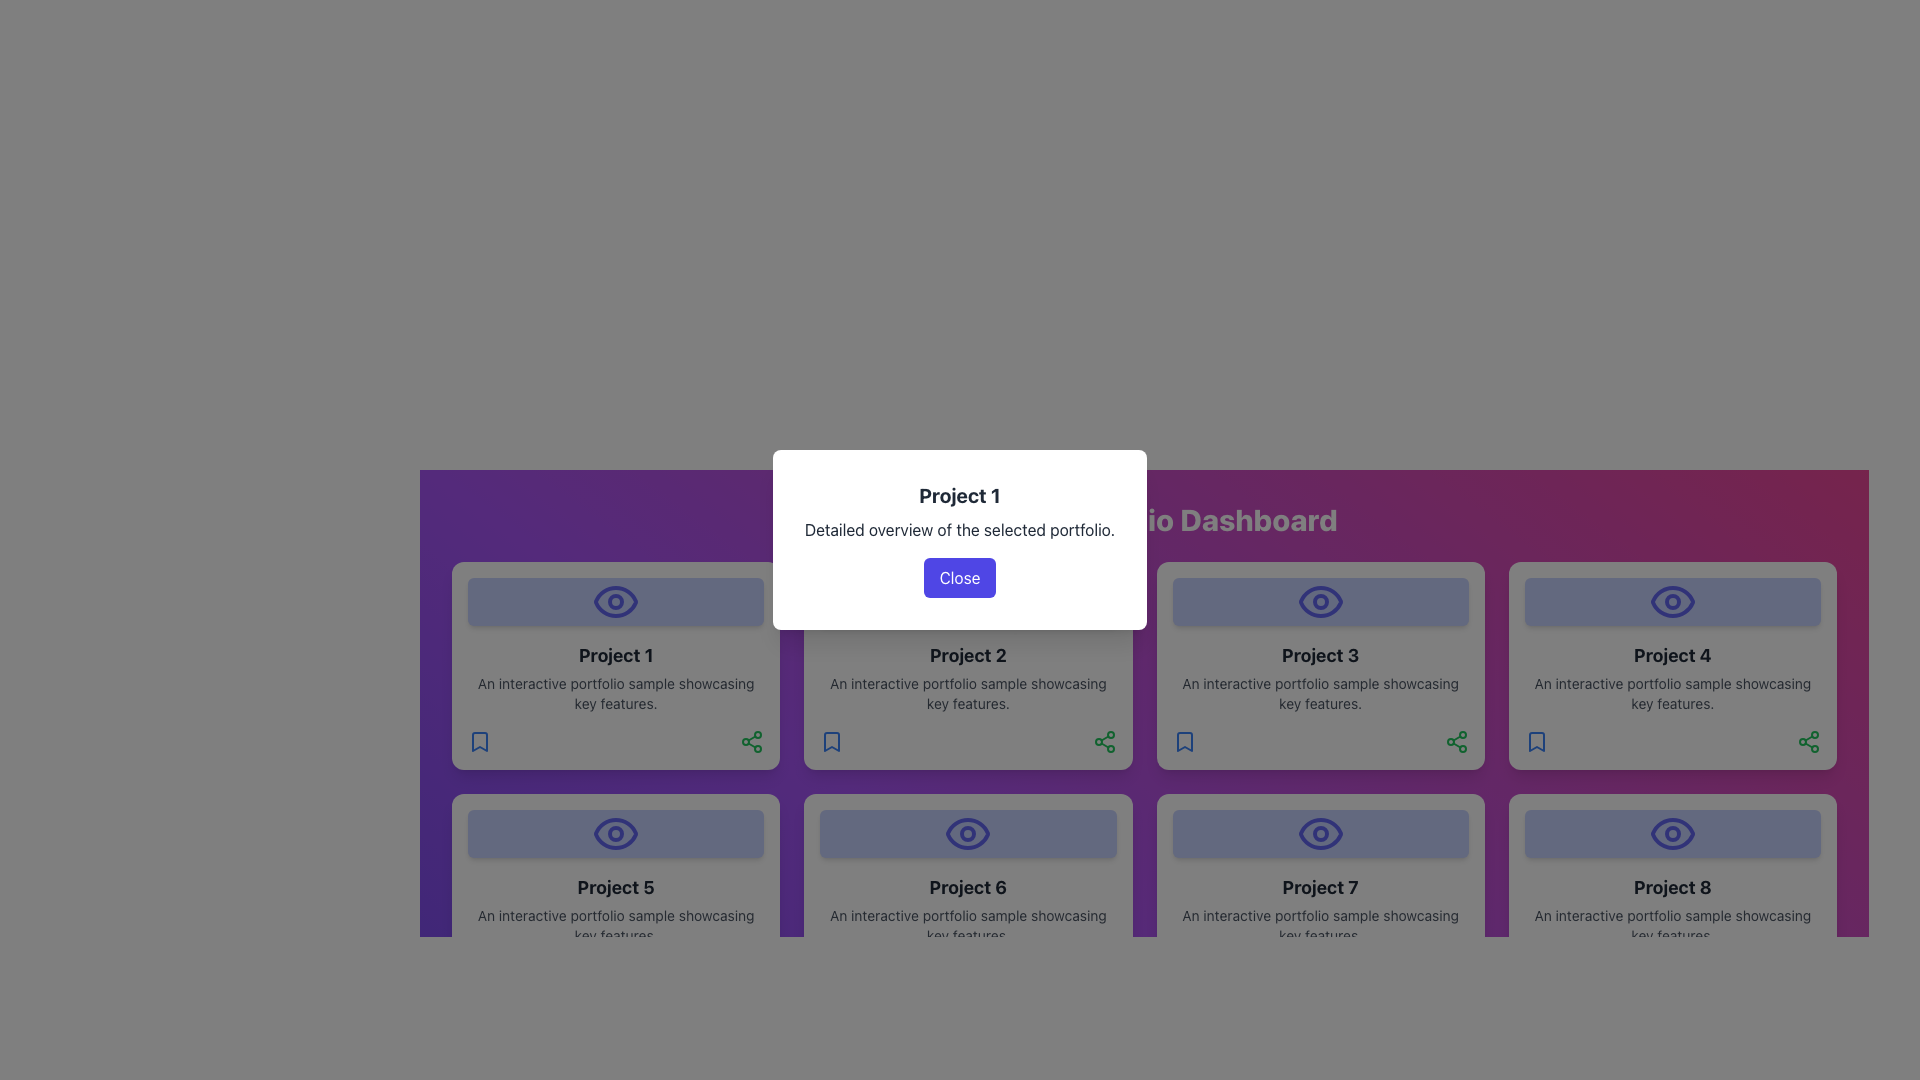  What do you see at coordinates (968, 925) in the screenshot?
I see `the text label that reads 'An interactive portfolio sample showcasing key features,' which is located inside a white rounded rectangle in the bottom portion of the card labeled 'Project 6.'` at bounding box center [968, 925].